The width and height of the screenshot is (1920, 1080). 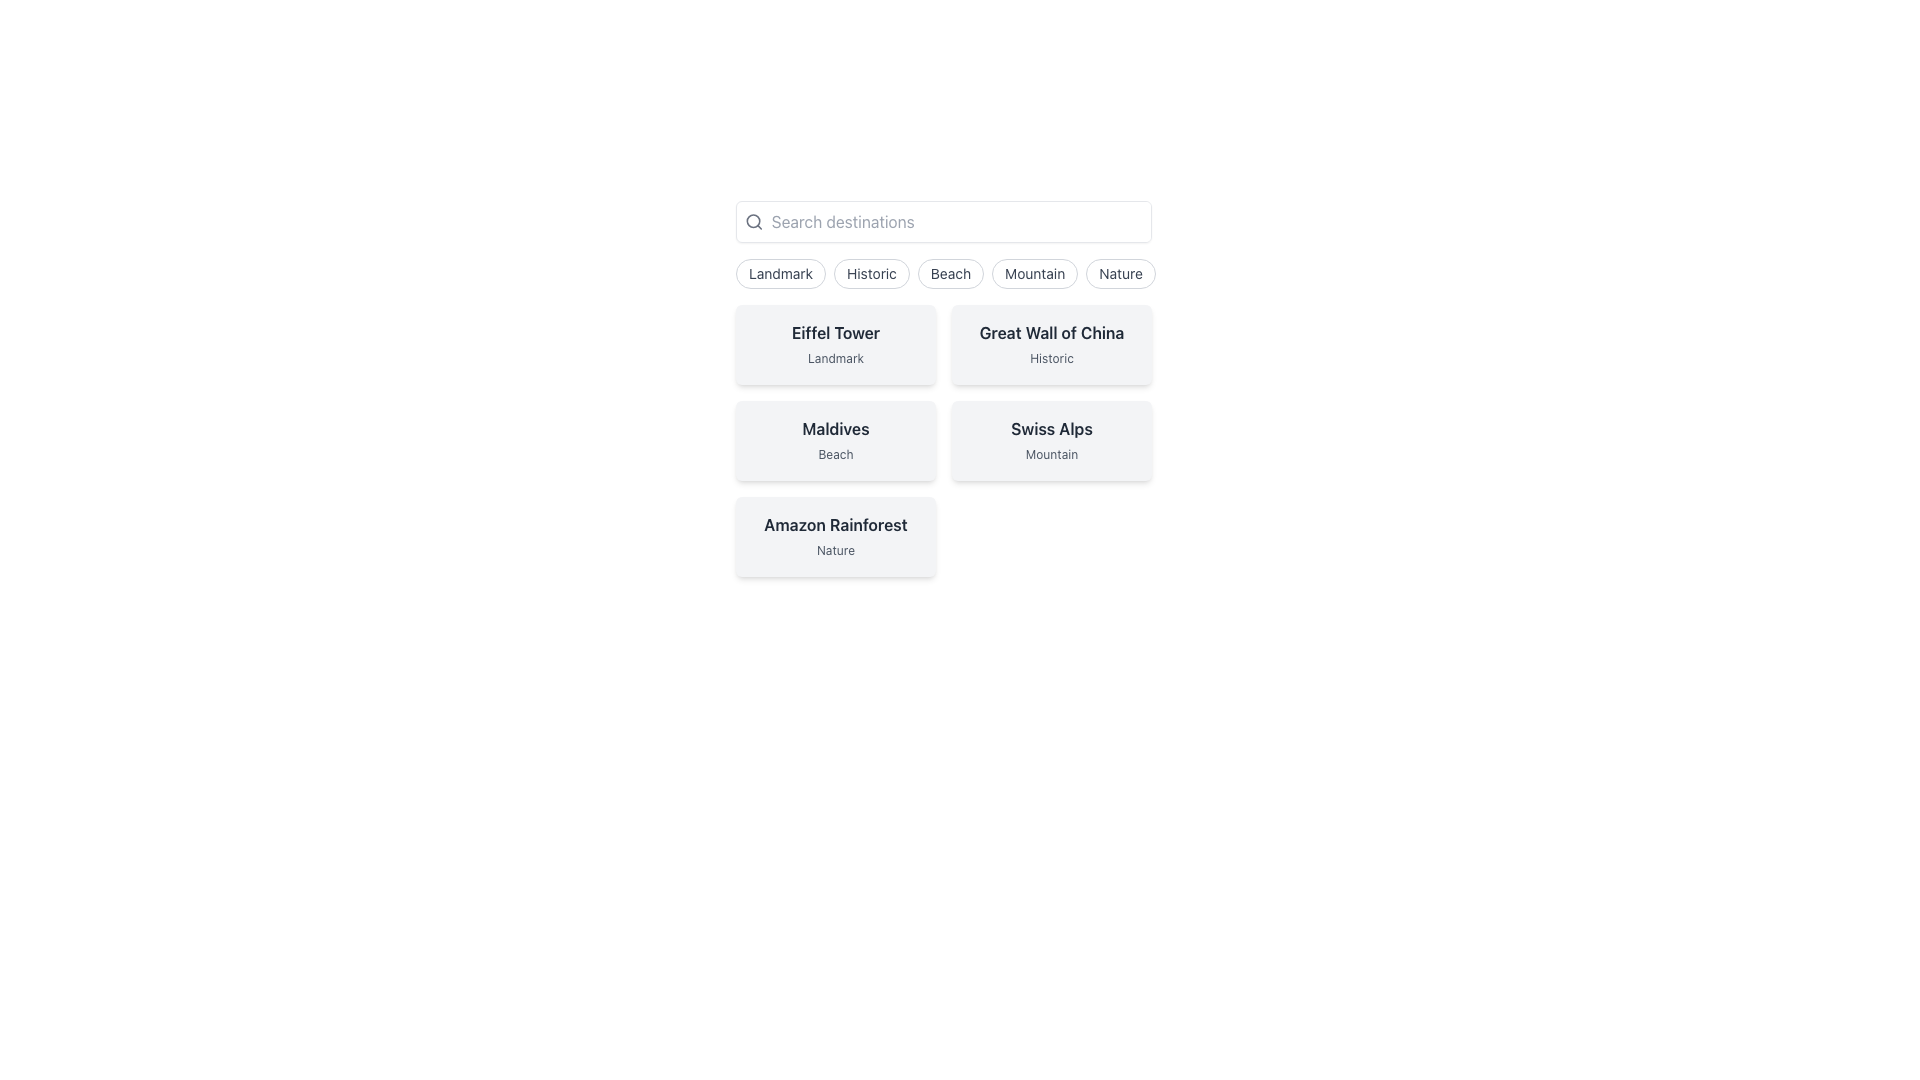 What do you see at coordinates (835, 535) in the screenshot?
I see `informational card titled 'Amazon Rainforest' located in the bottom-left corner of the grid layout, displaying the text 'Nature' below it` at bounding box center [835, 535].